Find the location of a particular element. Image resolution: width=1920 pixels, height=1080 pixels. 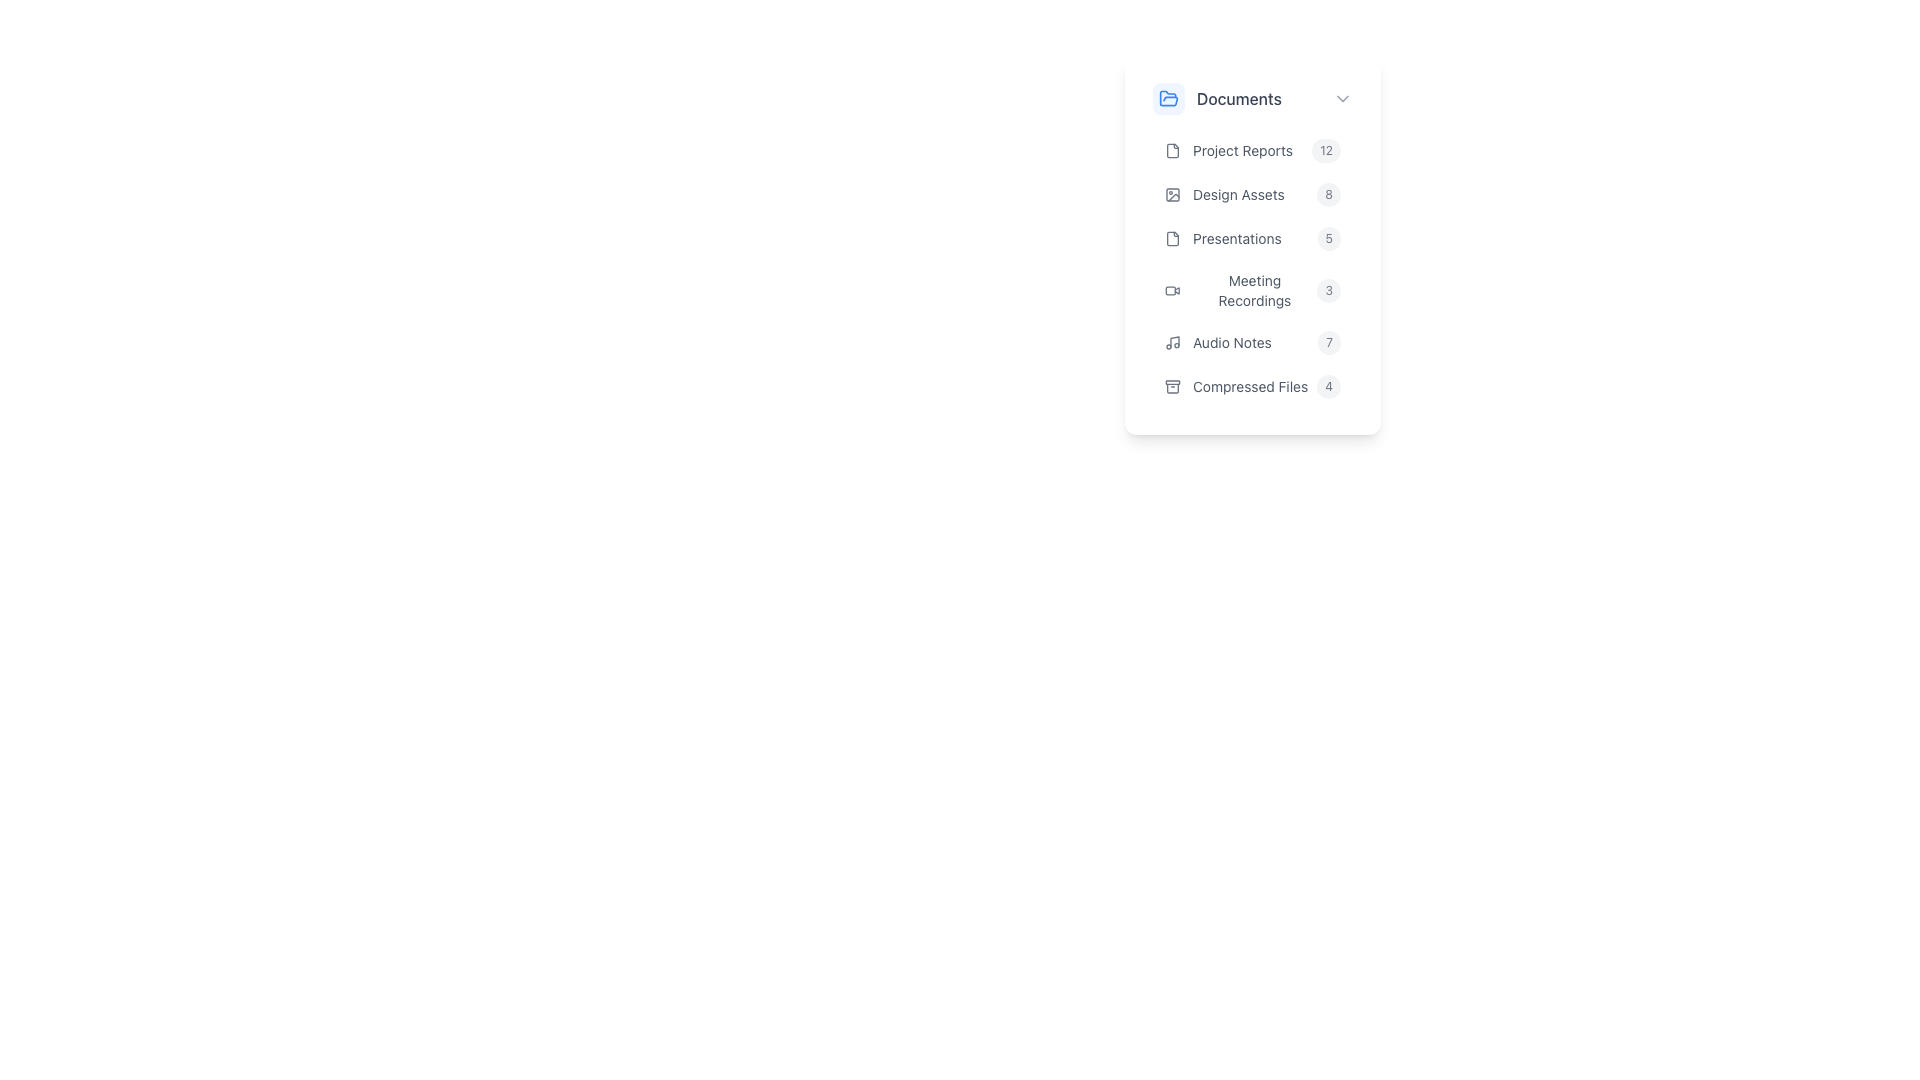

the List Item representing 'Presentations' to trigger a visual effect, which is the third item in a vertical list of six entries is located at coordinates (1251, 239).